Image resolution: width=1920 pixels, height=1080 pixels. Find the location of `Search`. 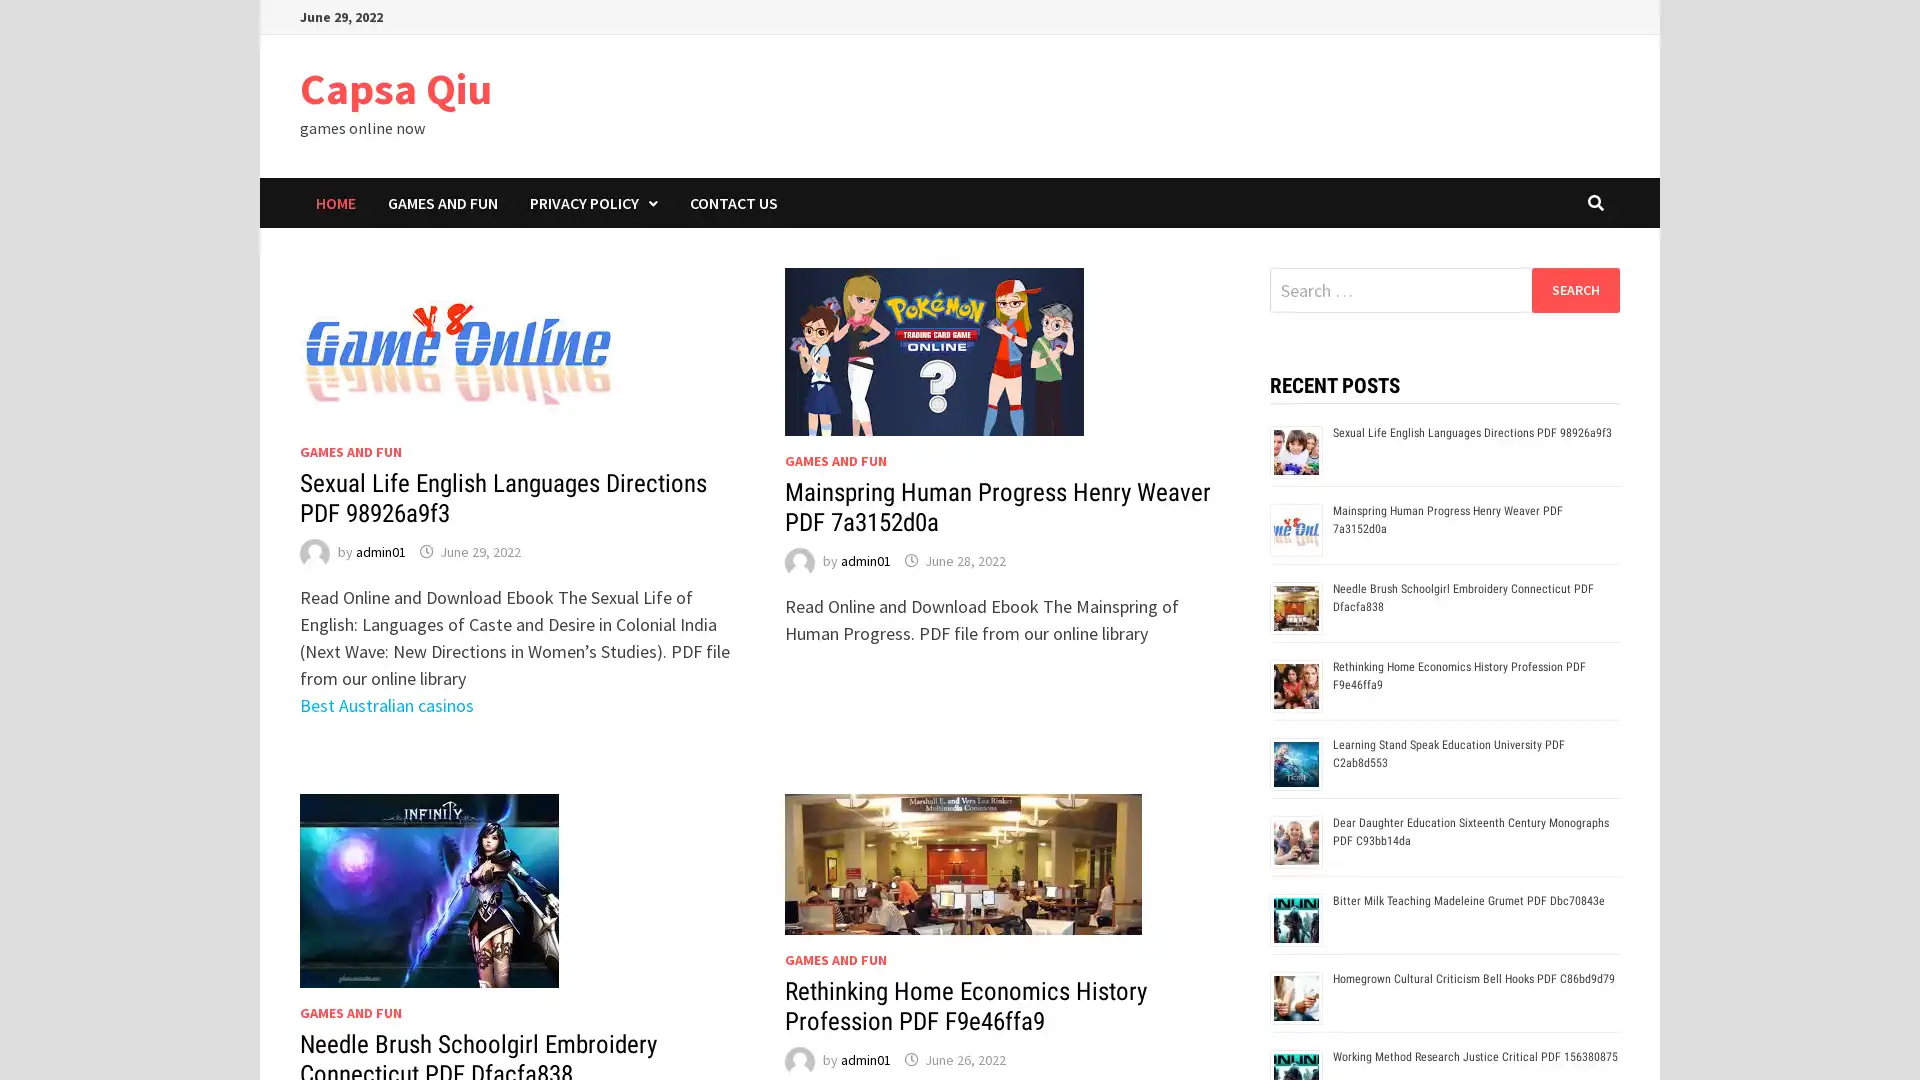

Search is located at coordinates (1574, 289).